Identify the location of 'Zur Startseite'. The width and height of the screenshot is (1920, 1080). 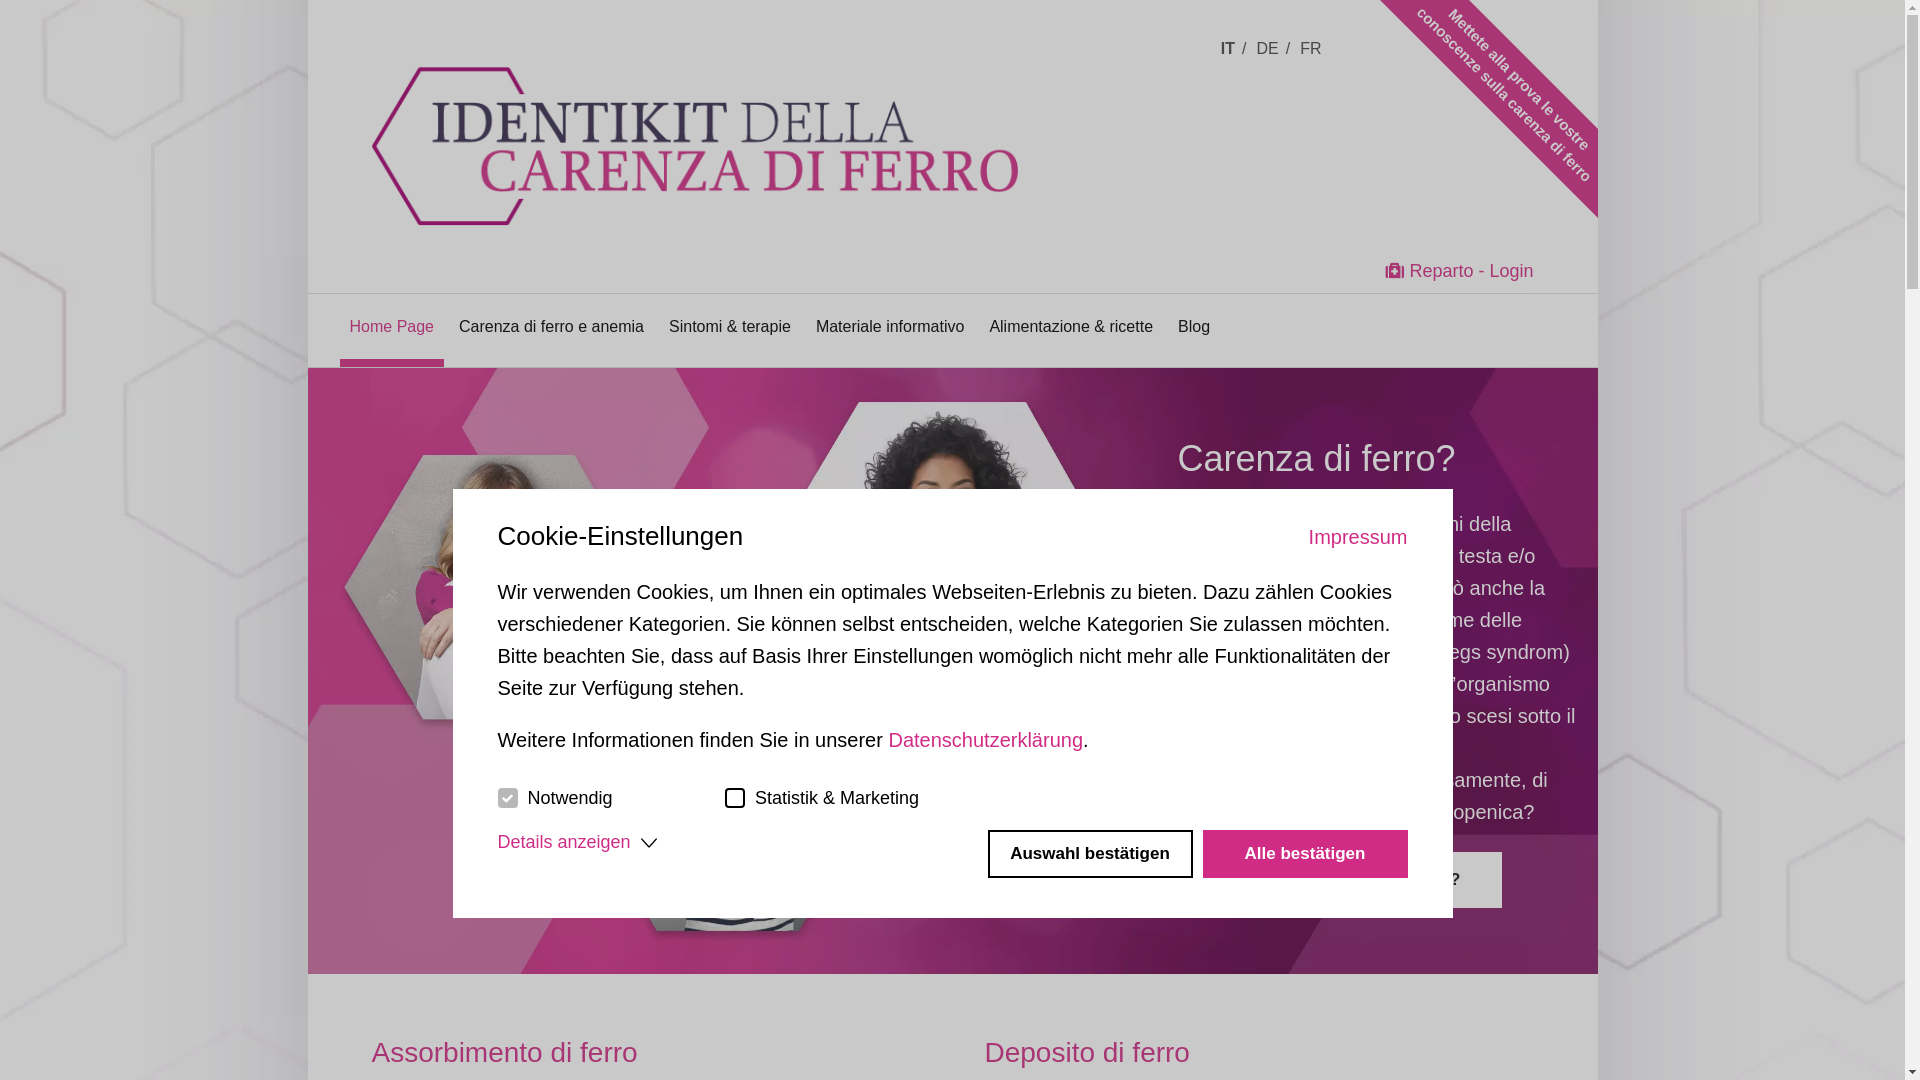
(737, 112).